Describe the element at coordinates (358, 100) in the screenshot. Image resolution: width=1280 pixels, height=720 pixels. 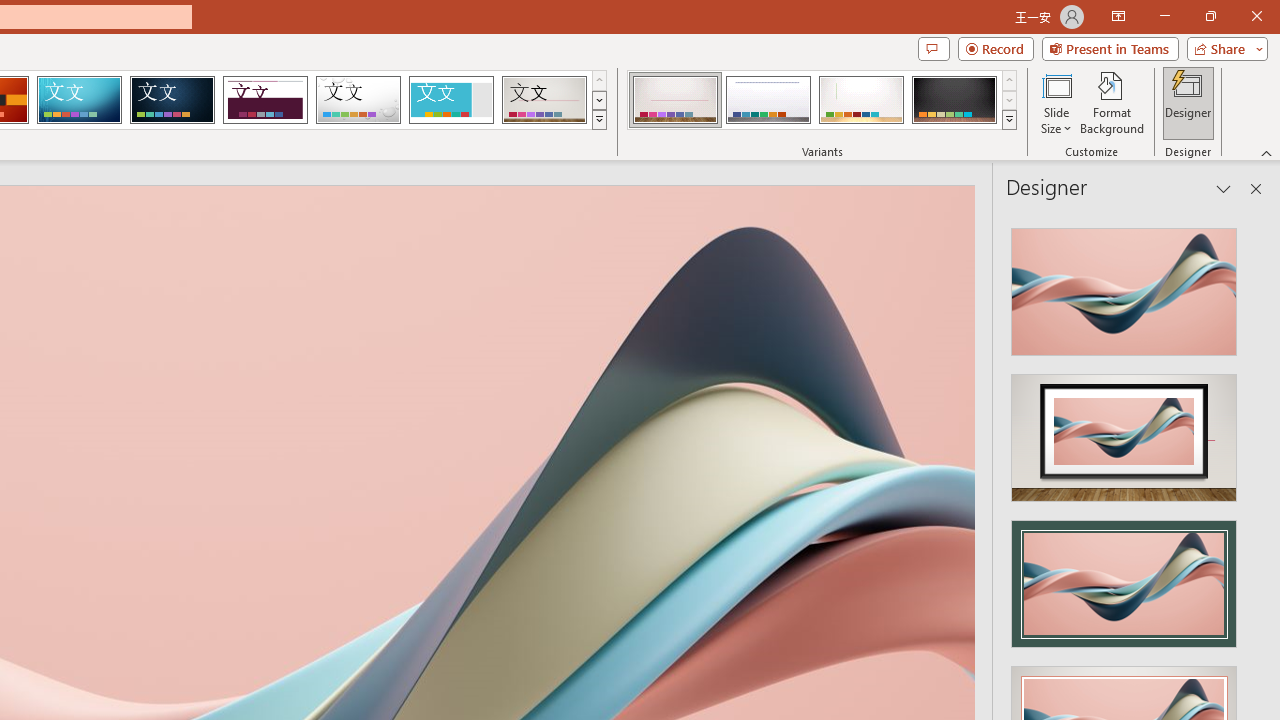
I see `'Droplet'` at that location.